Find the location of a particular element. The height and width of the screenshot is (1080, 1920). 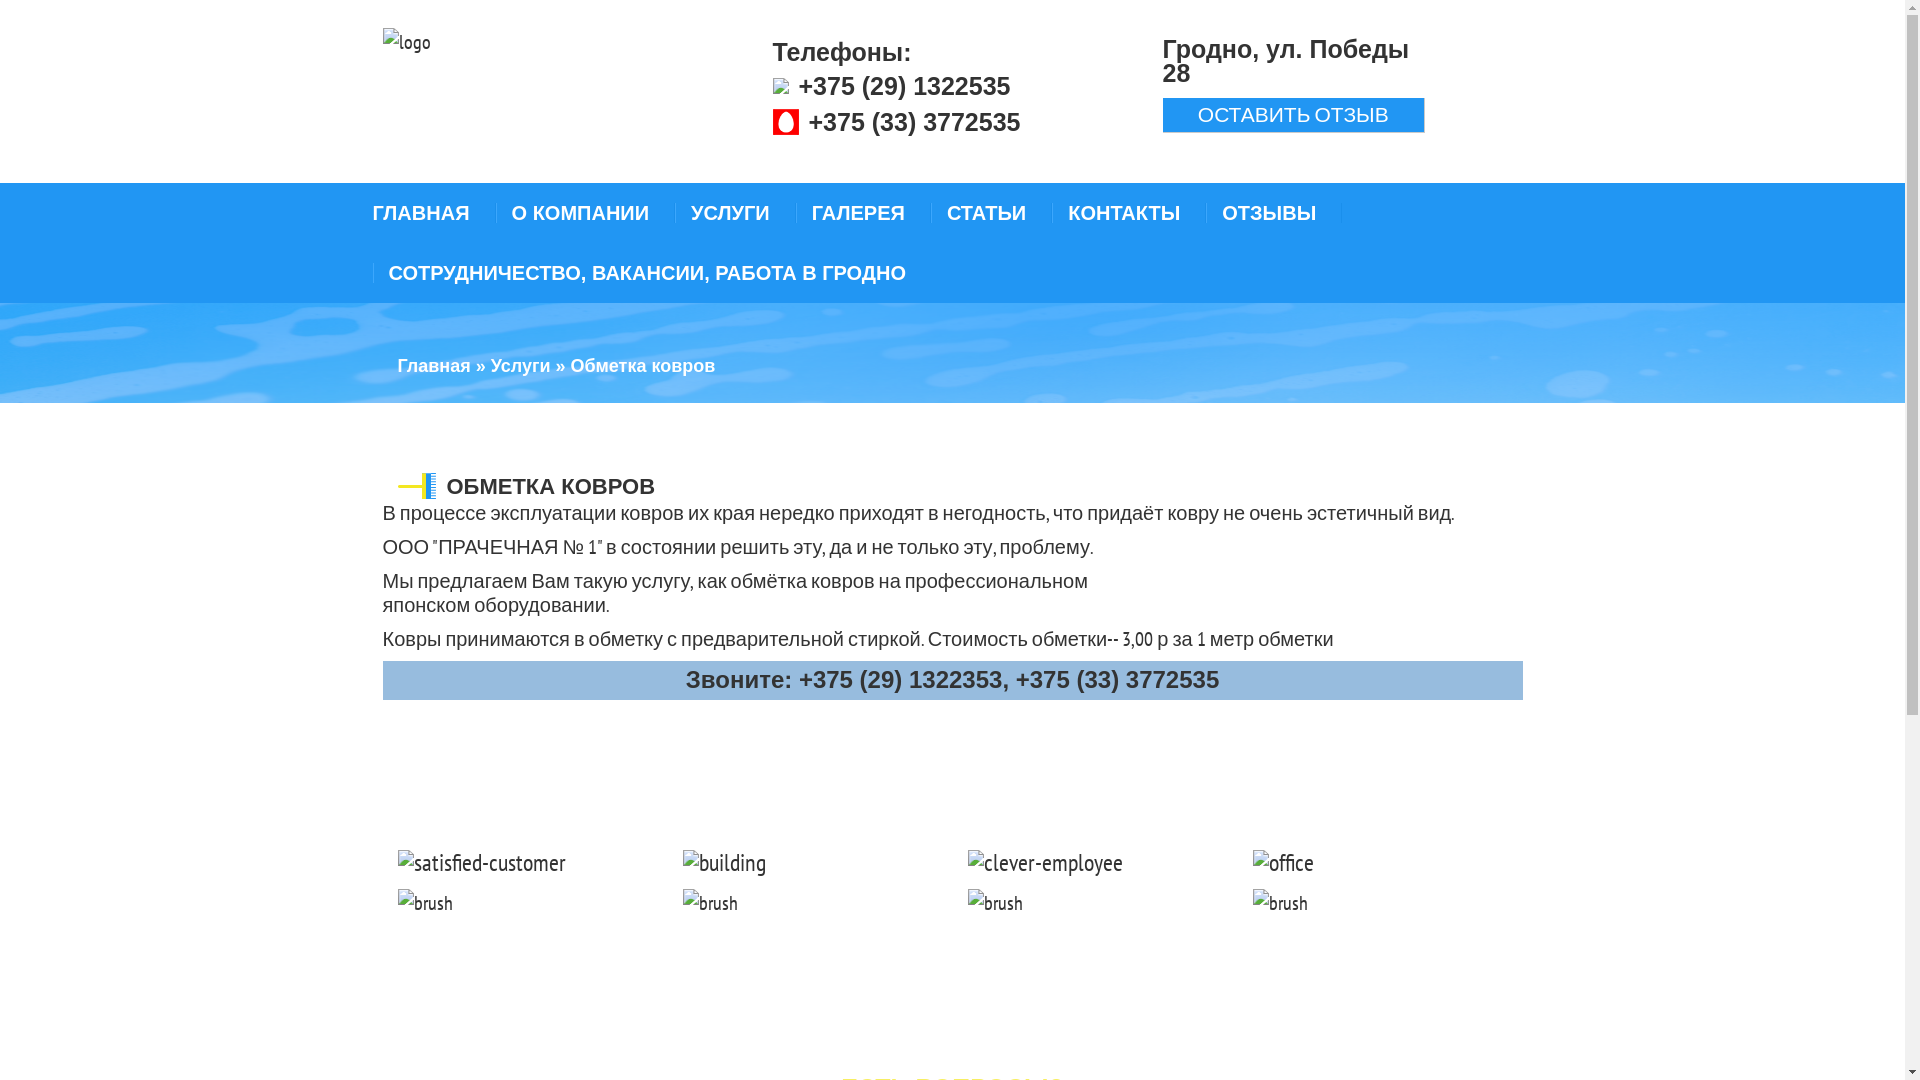

'+375 (33) 3772535' is located at coordinates (912, 122).